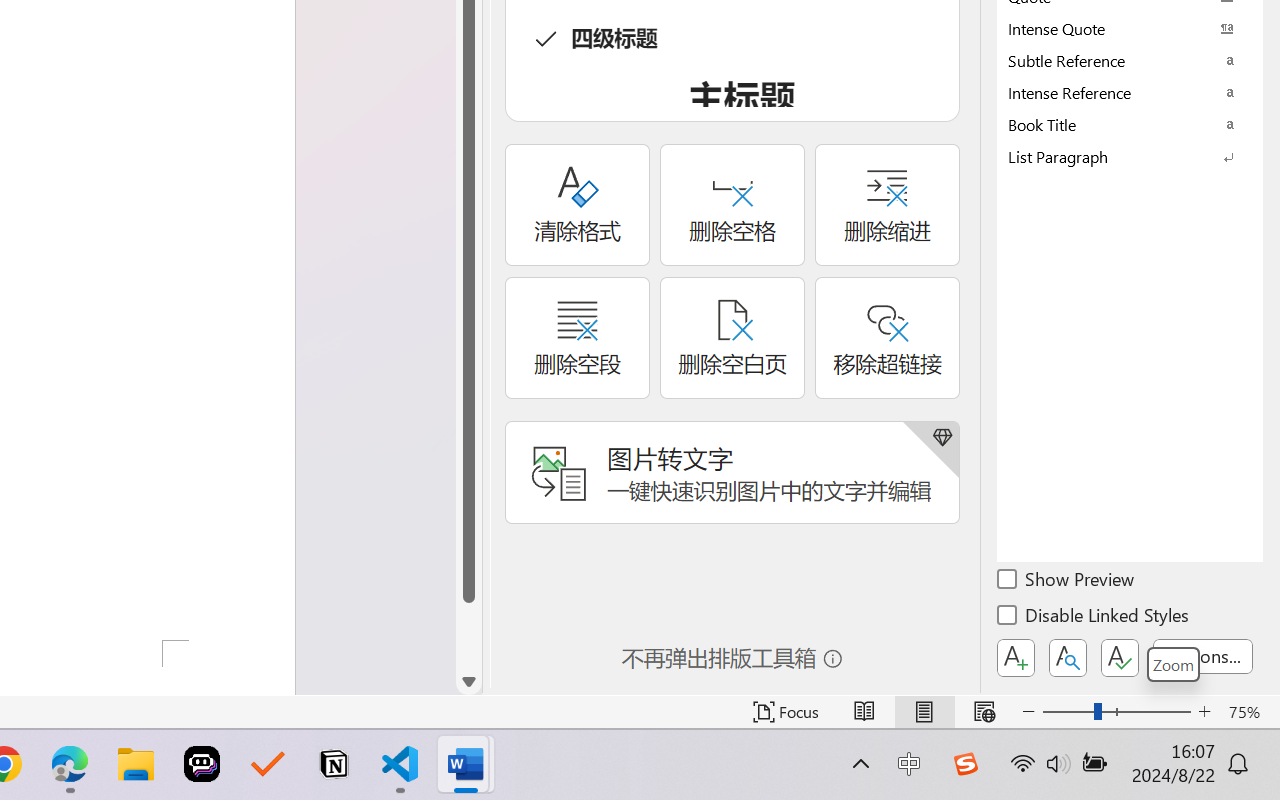 Image resolution: width=1280 pixels, height=800 pixels. What do you see at coordinates (1120, 657) in the screenshot?
I see `'Class: NetUIButton'` at bounding box center [1120, 657].